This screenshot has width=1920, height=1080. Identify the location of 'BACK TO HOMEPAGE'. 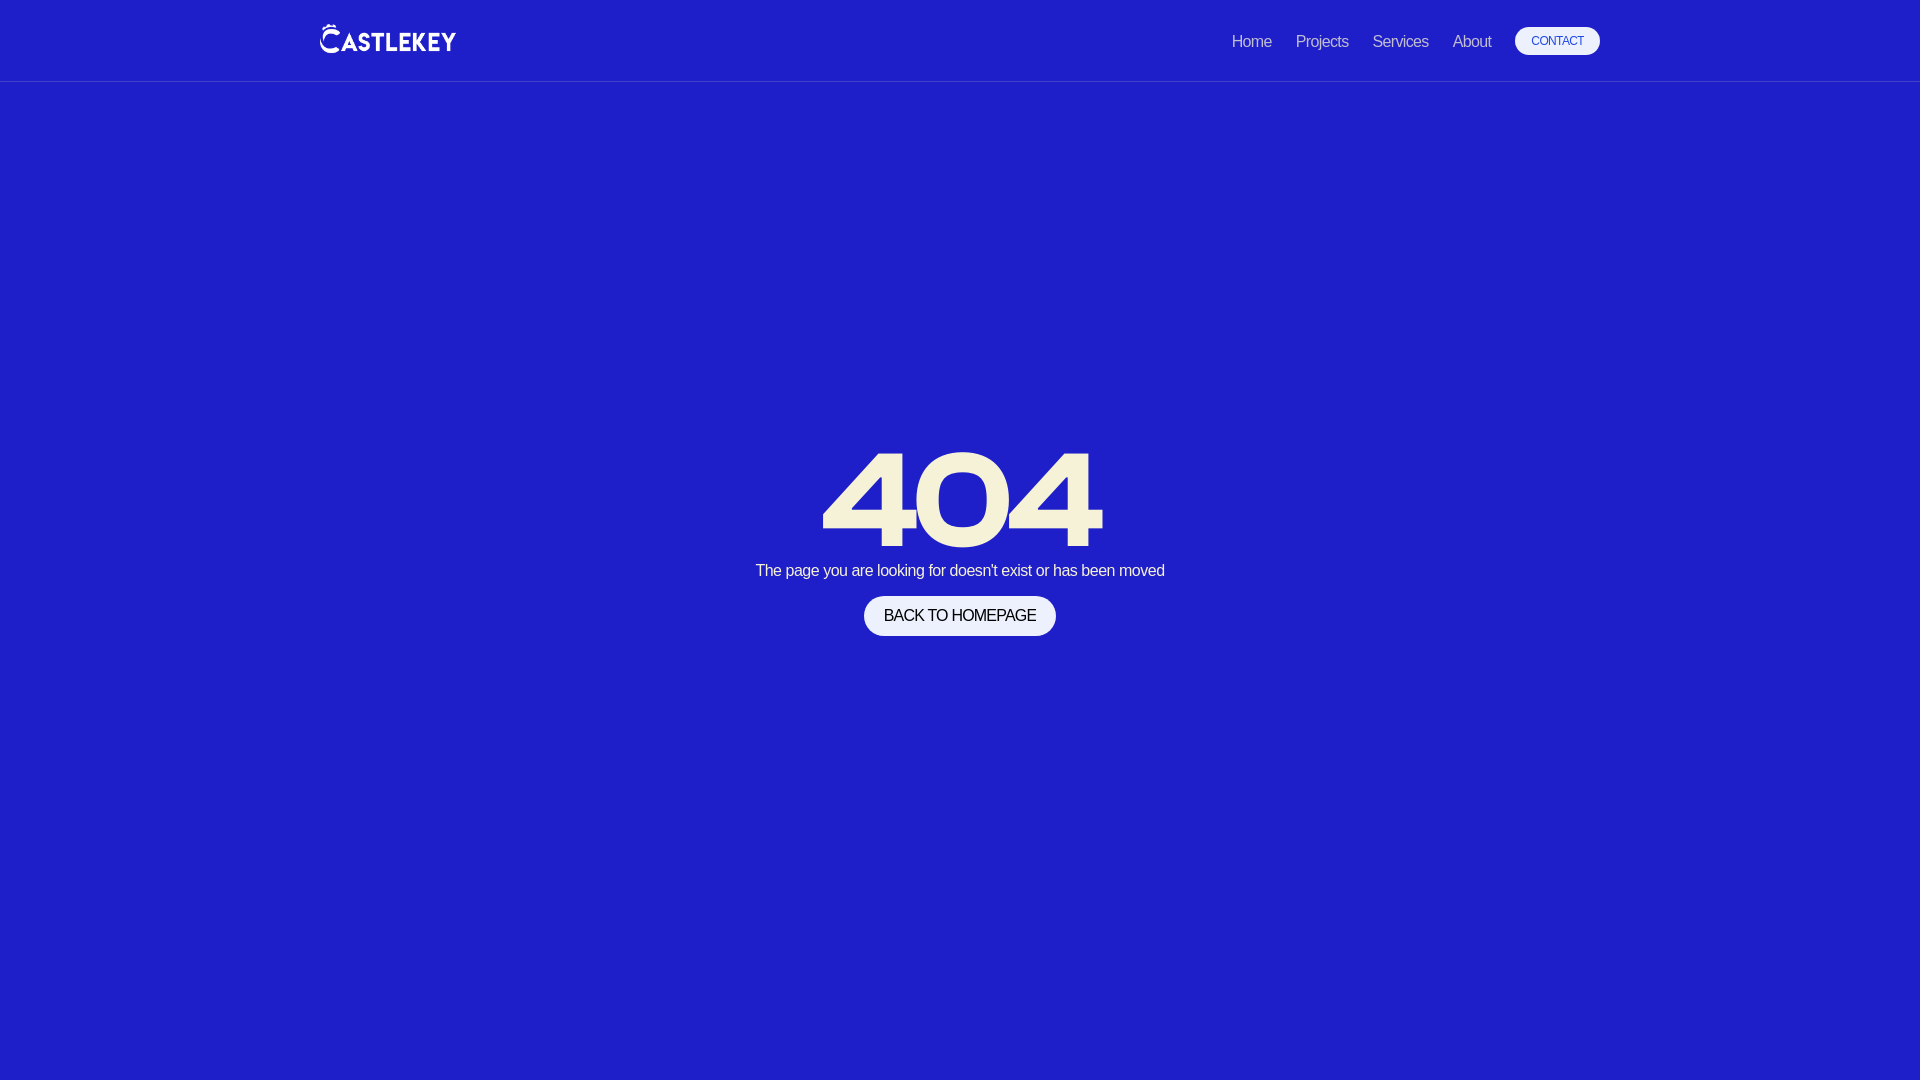
(864, 615).